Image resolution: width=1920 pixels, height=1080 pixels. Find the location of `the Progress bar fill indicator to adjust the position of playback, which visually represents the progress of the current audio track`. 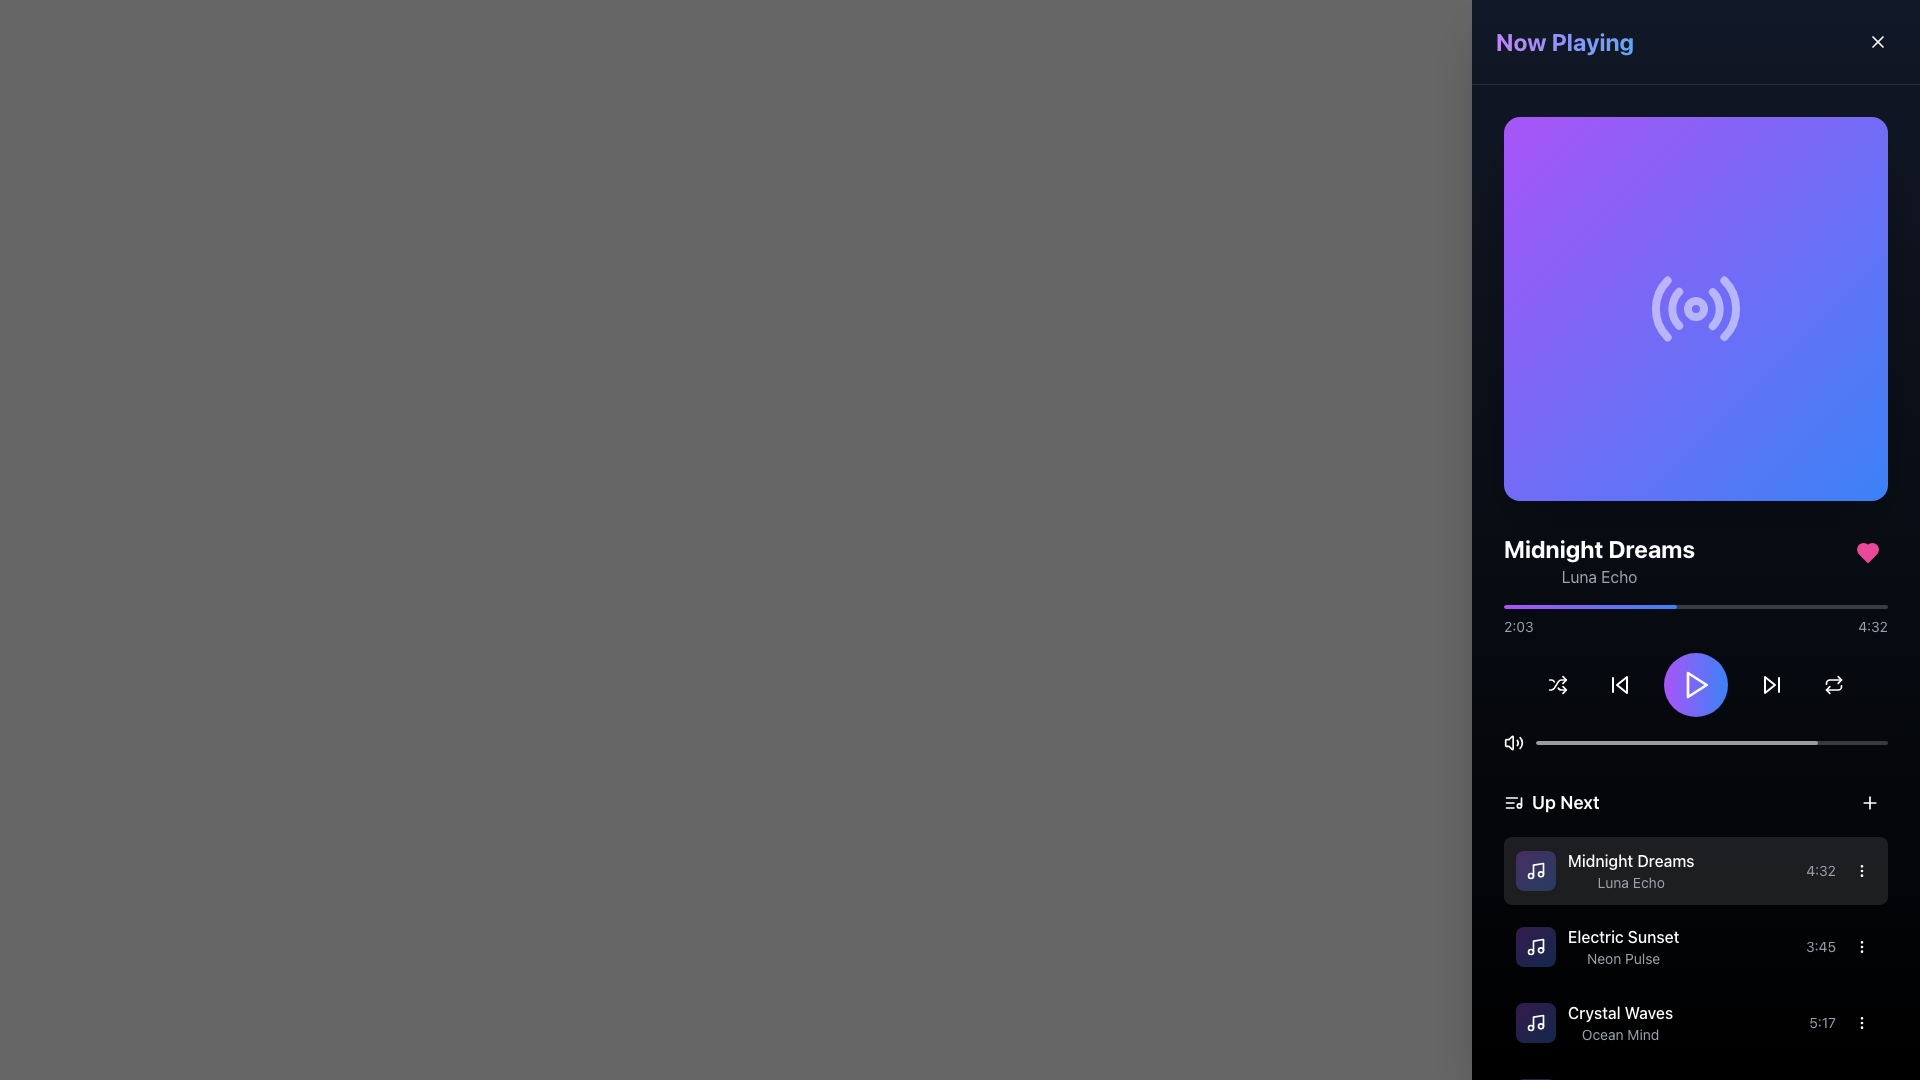

the Progress bar fill indicator to adjust the position of playback, which visually represents the progress of the current audio track is located at coordinates (1676, 743).